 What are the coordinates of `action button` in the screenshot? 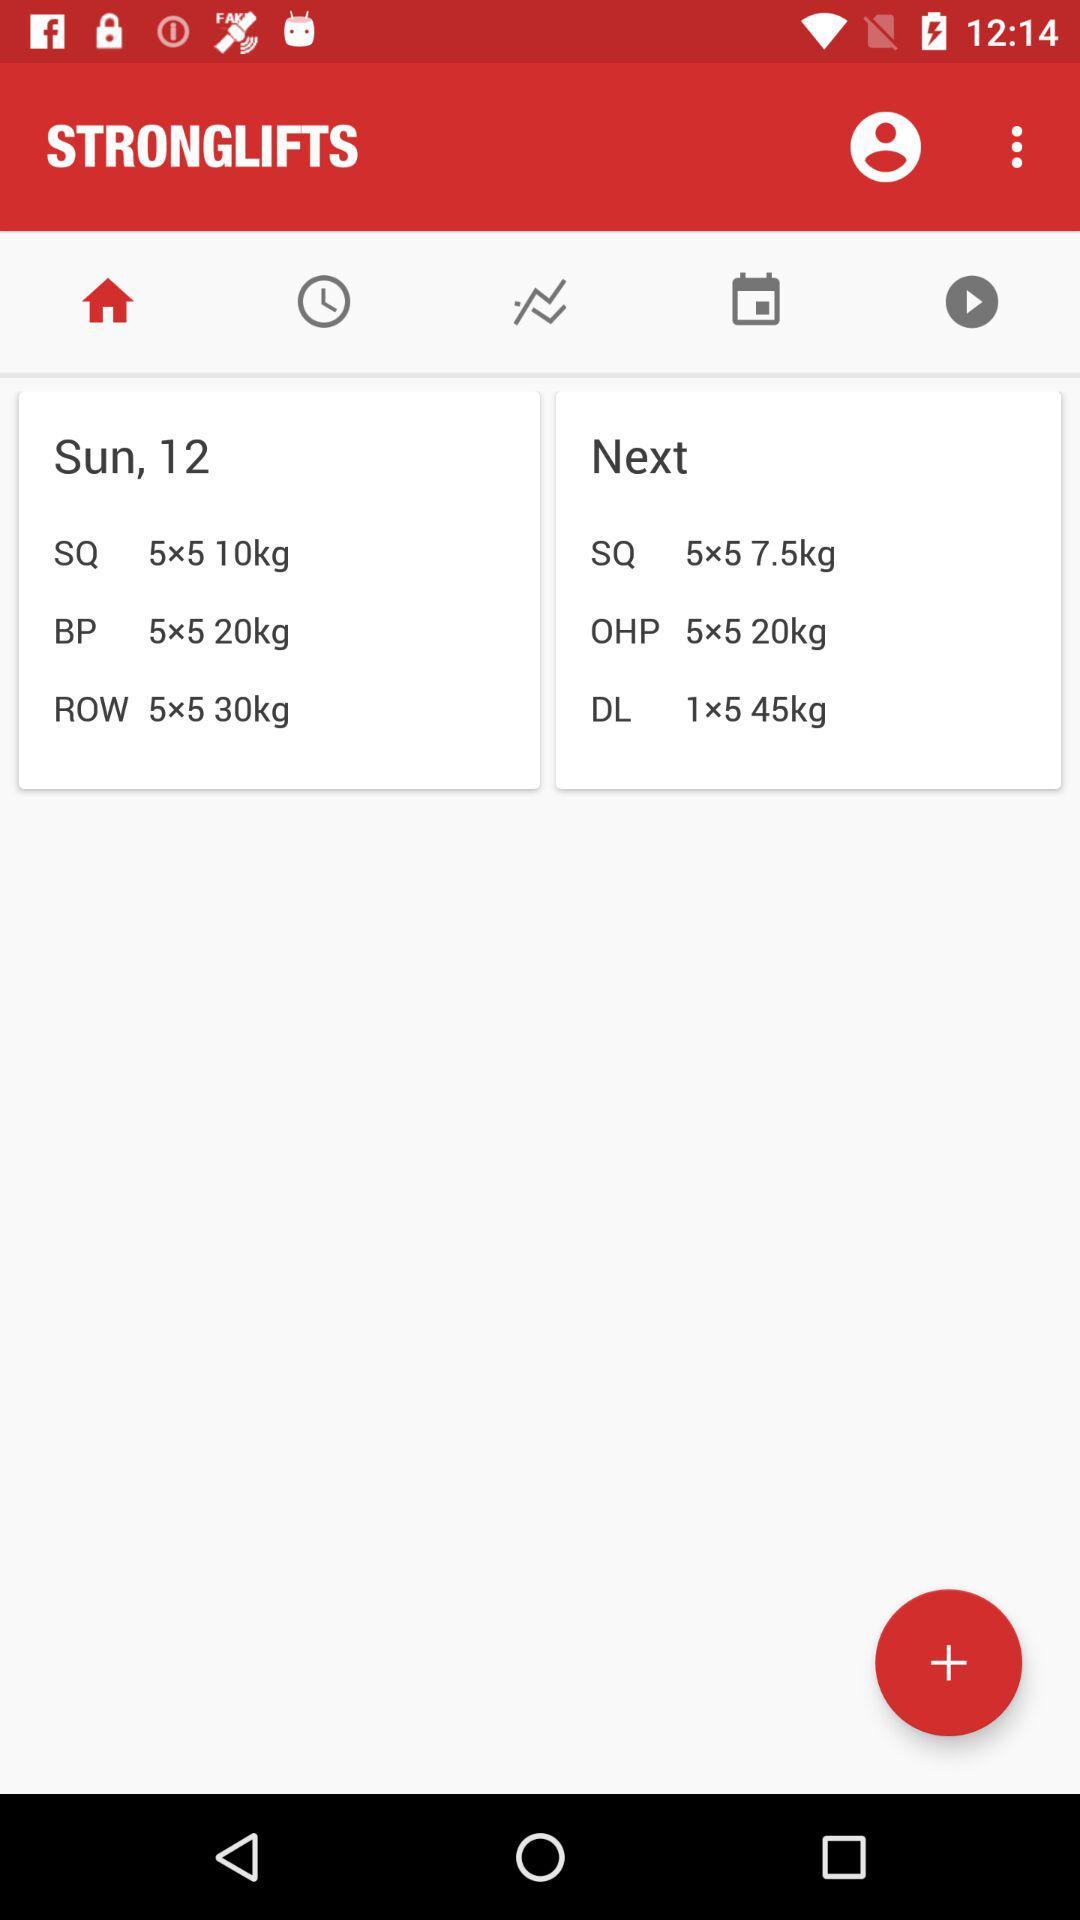 It's located at (947, 1662).